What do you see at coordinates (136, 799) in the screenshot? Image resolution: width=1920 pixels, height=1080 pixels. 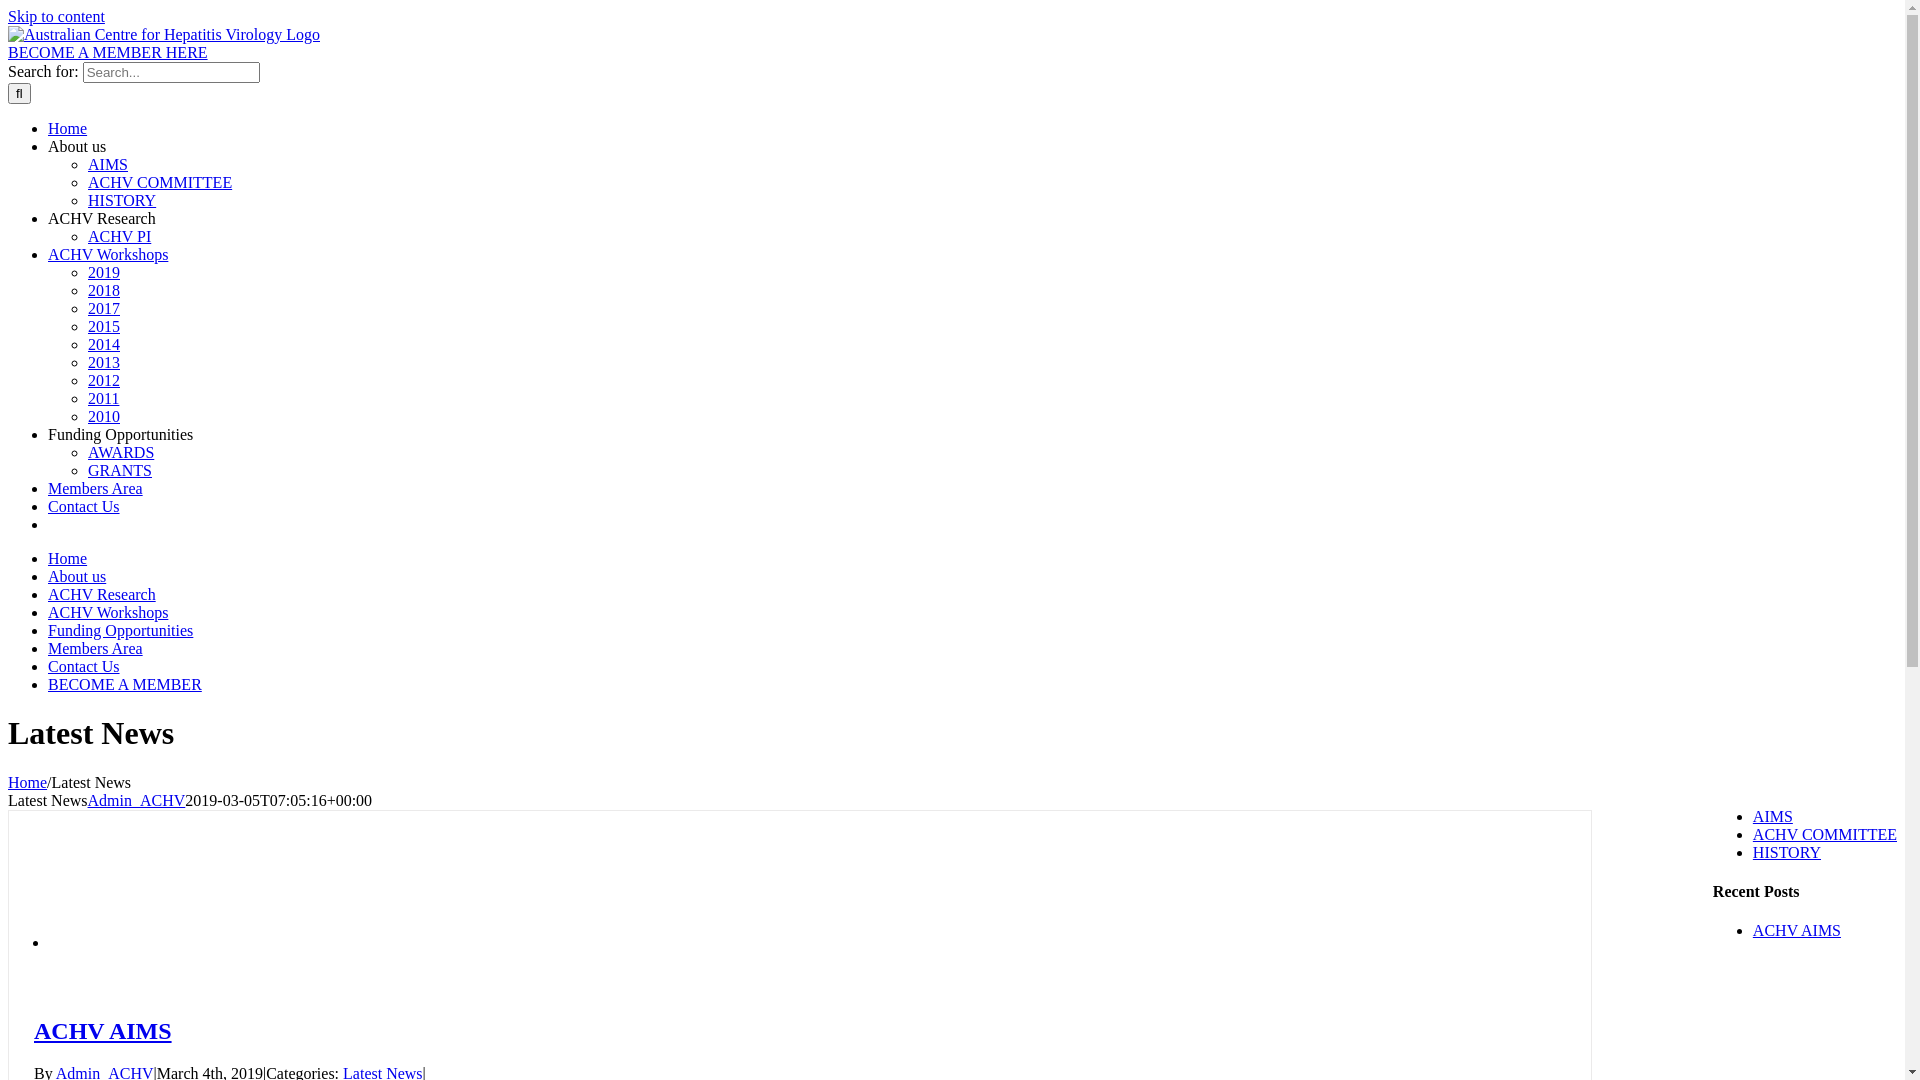 I see `'Admin_ACHV'` at bounding box center [136, 799].